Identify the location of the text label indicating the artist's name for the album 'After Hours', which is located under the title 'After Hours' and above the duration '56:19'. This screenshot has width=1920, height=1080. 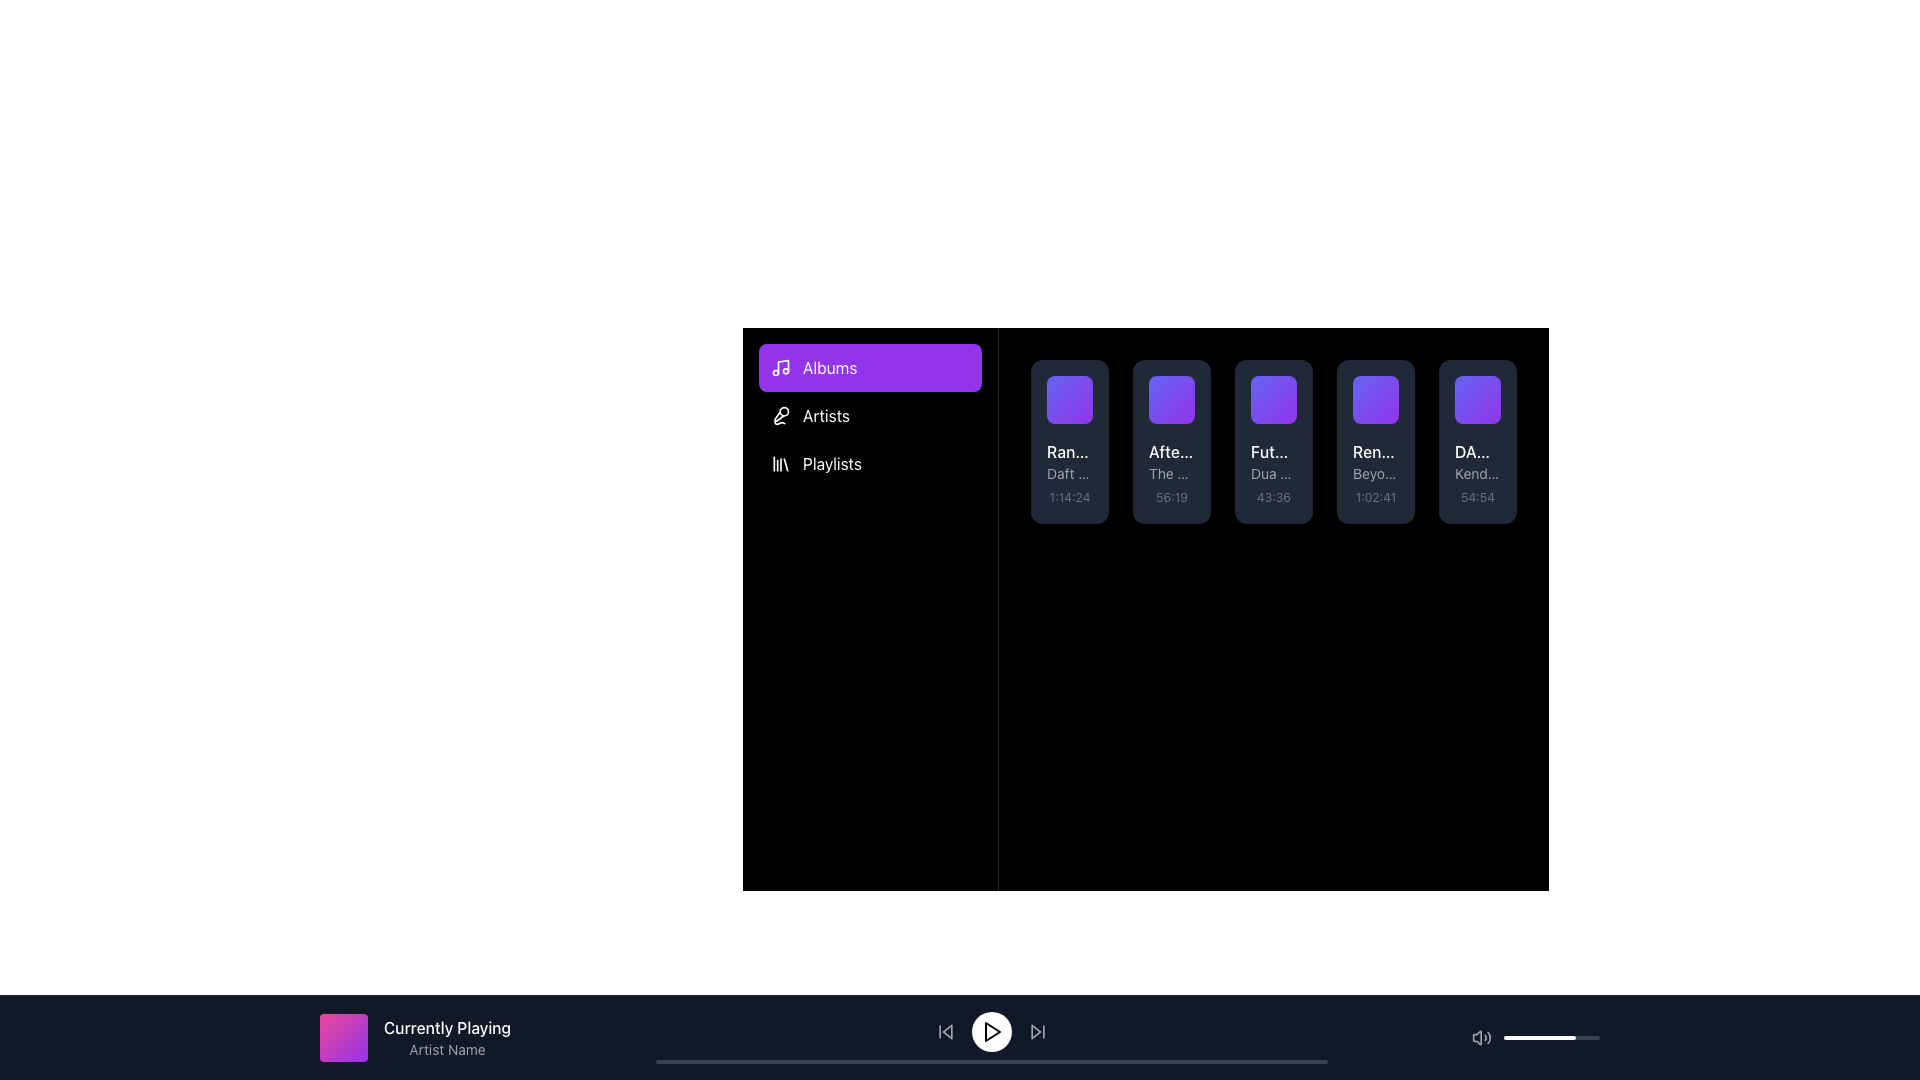
(1171, 474).